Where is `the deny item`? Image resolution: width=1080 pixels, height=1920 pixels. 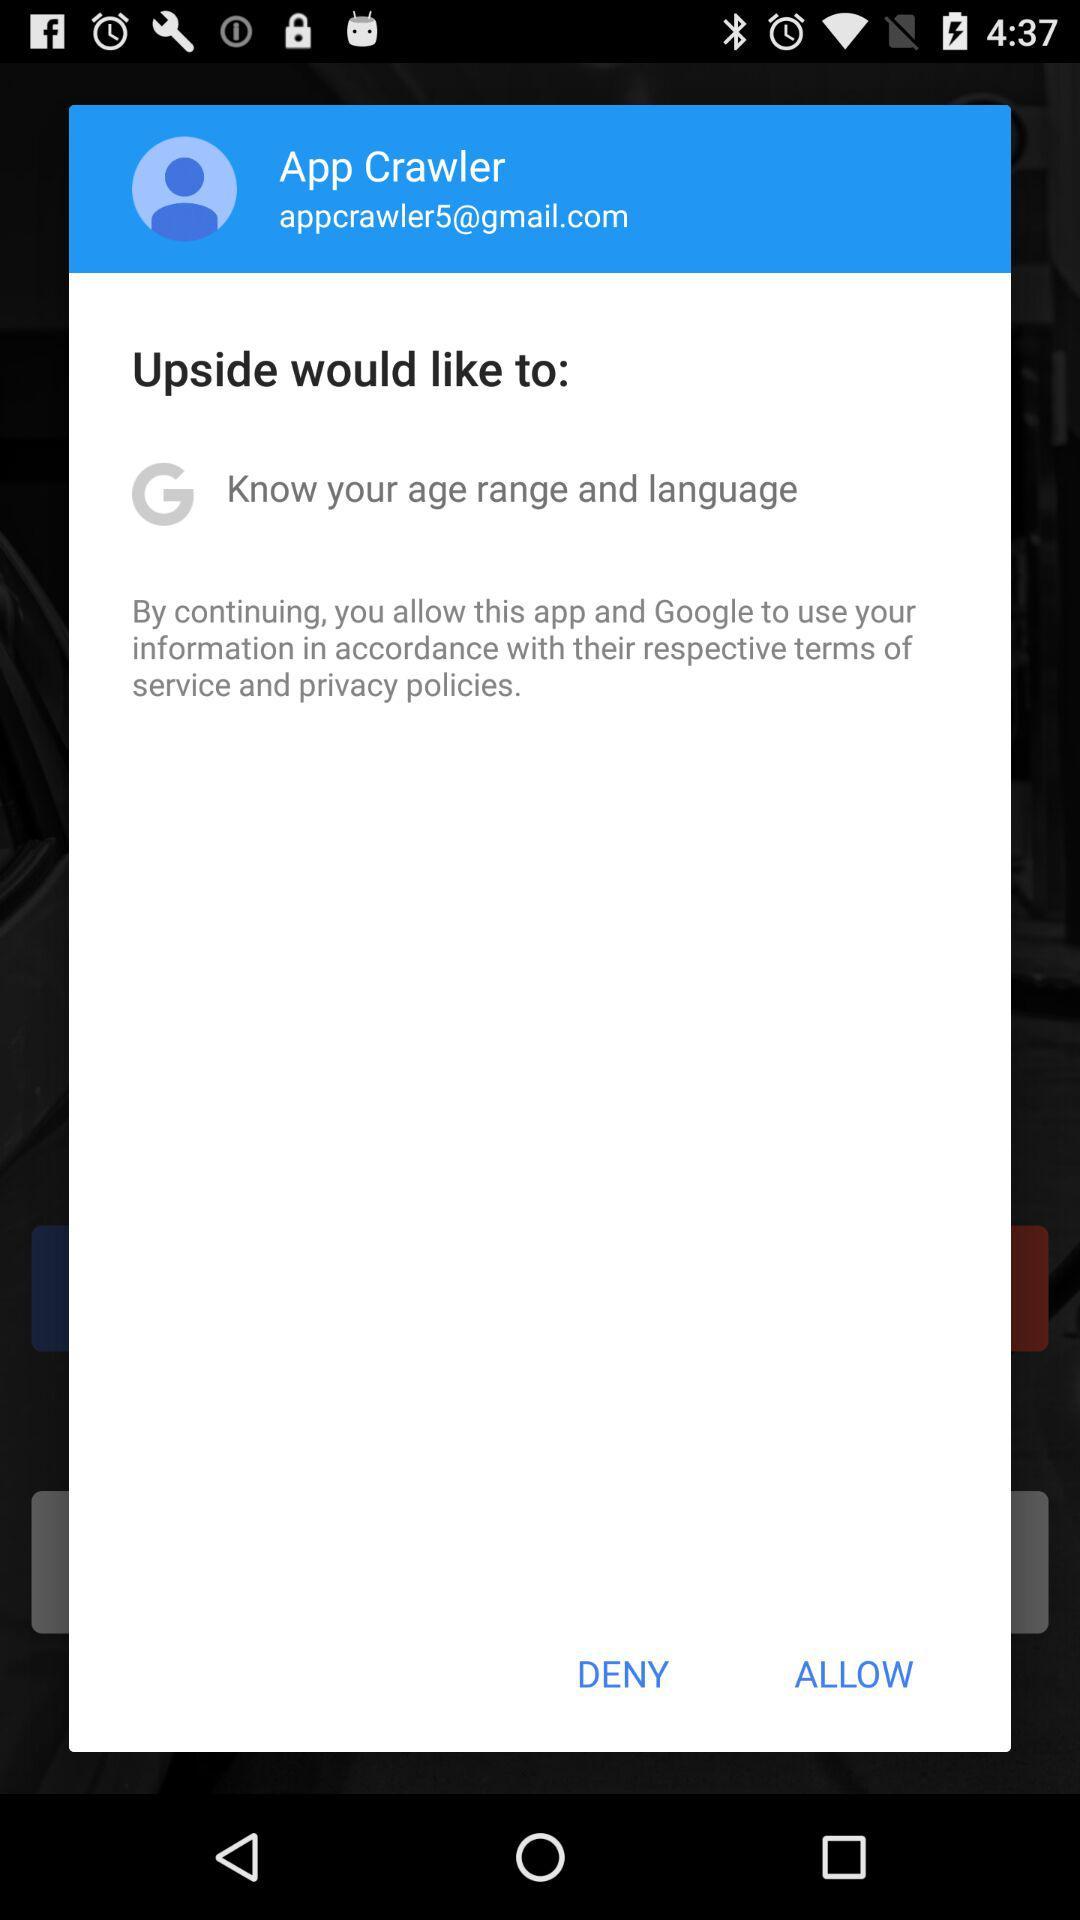
the deny item is located at coordinates (621, 1673).